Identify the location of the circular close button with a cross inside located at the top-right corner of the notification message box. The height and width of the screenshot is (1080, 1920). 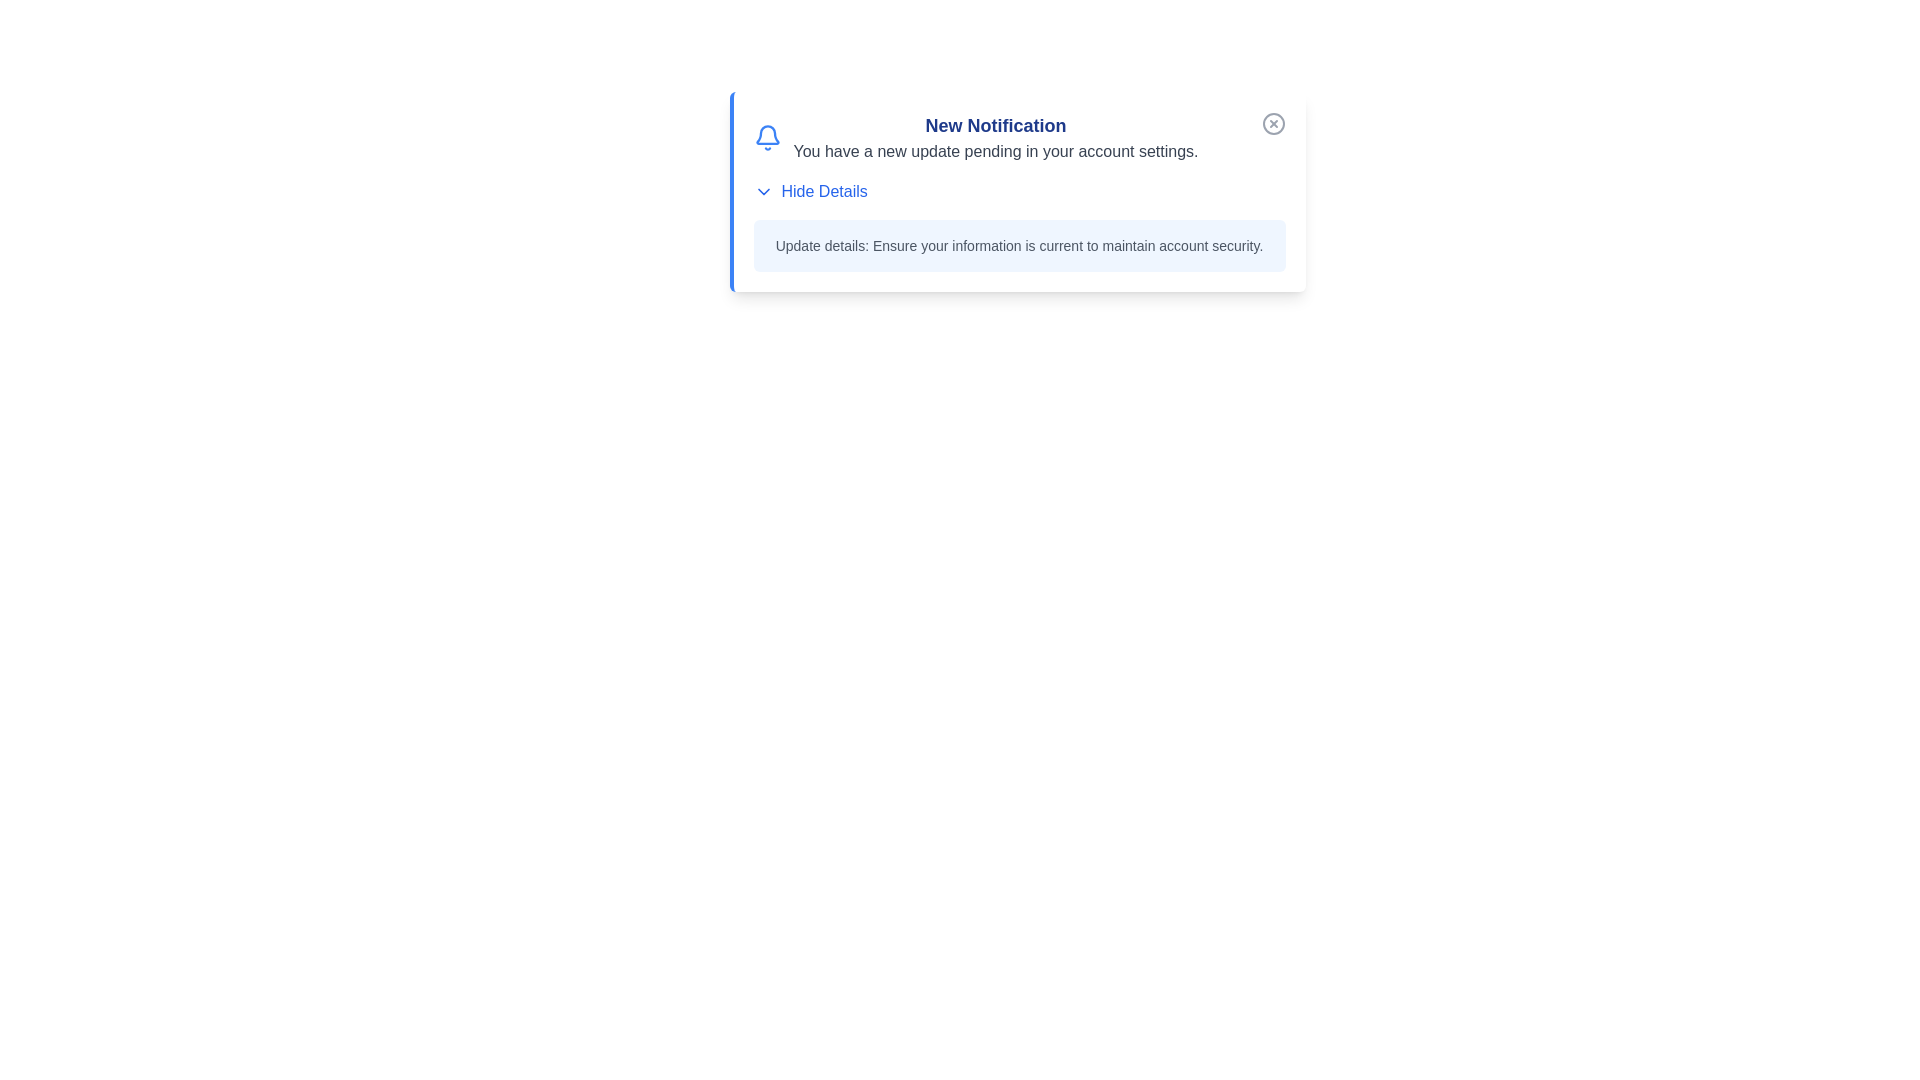
(1272, 123).